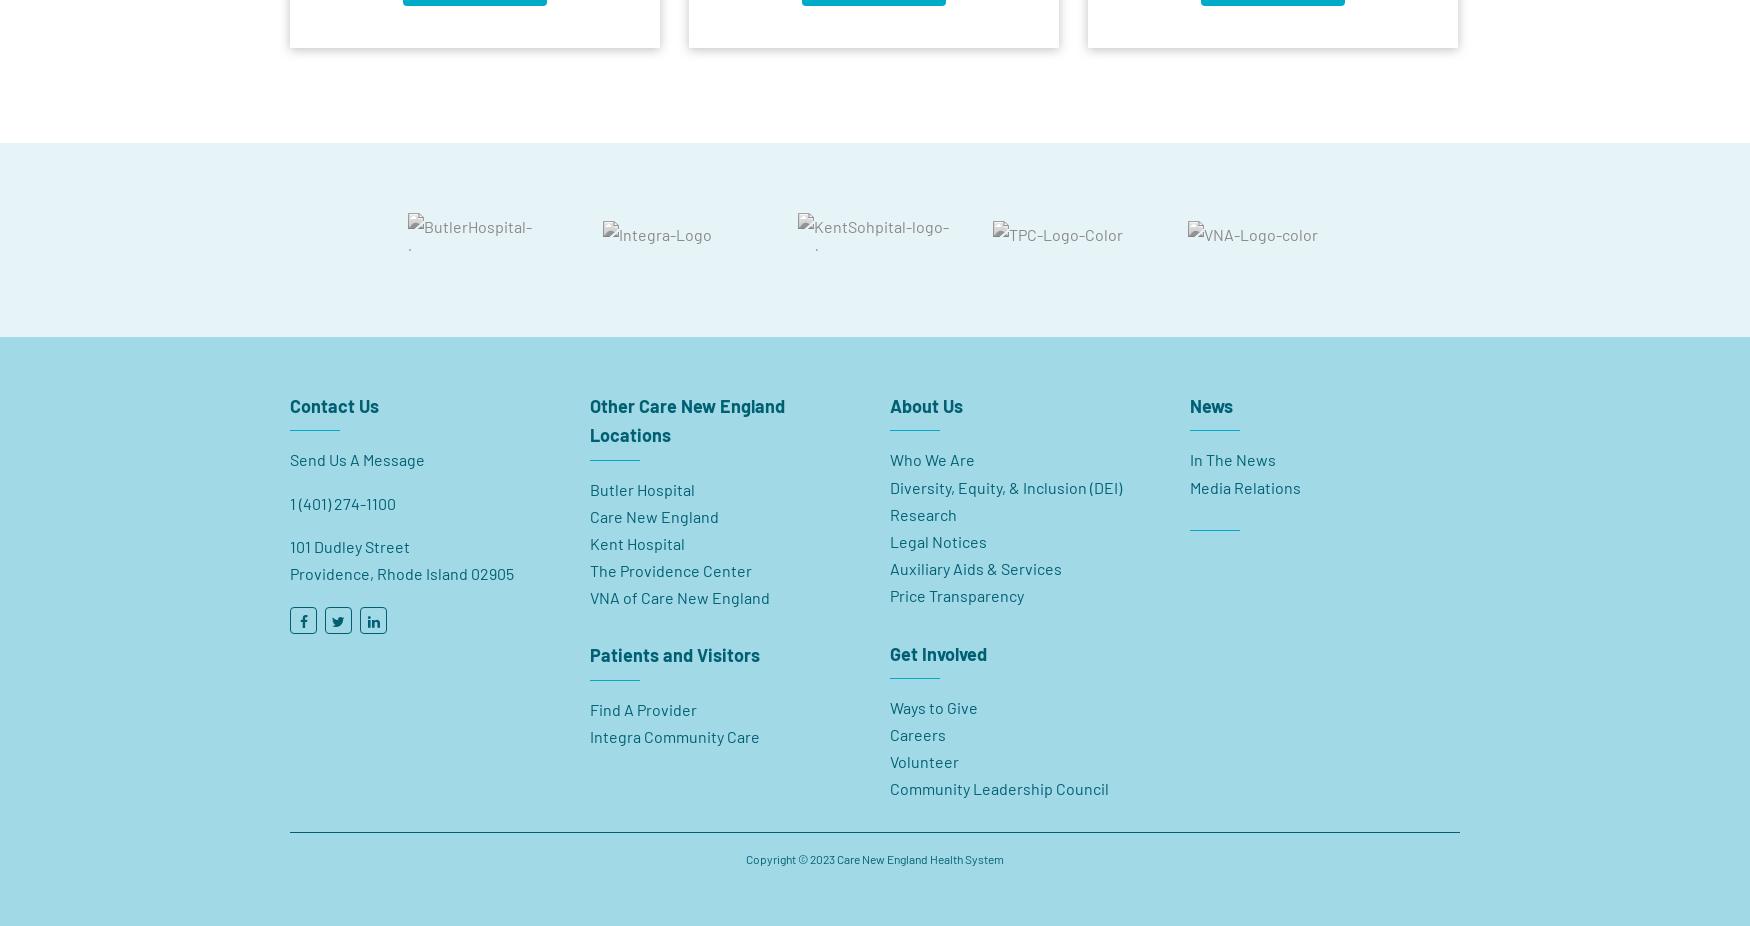 This screenshot has height=926, width=1750. I want to click on 'Care New England', so click(655, 505).